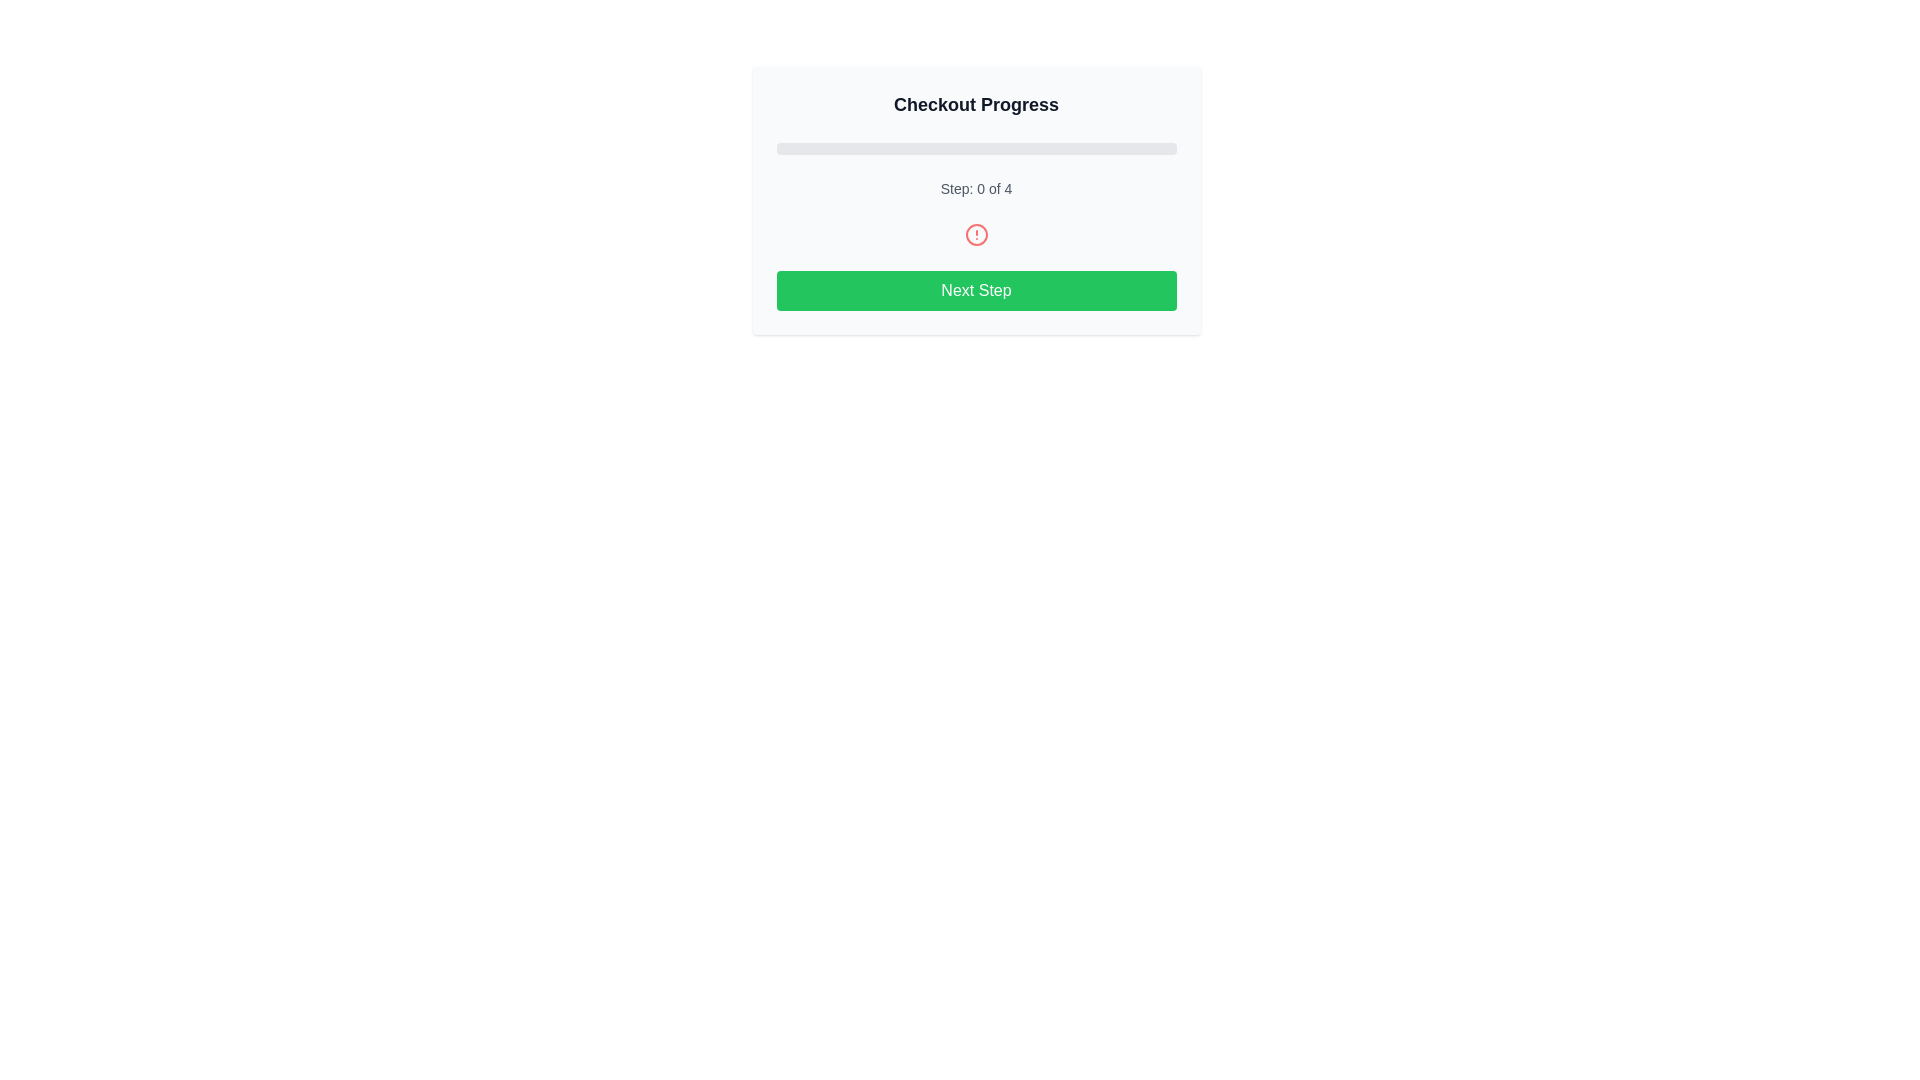 The width and height of the screenshot is (1920, 1080). Describe the element at coordinates (976, 148) in the screenshot. I see `progress bar that visually represents the completion percentage during the checkout process, located centrally below the 'Checkout Progress' heading` at that location.